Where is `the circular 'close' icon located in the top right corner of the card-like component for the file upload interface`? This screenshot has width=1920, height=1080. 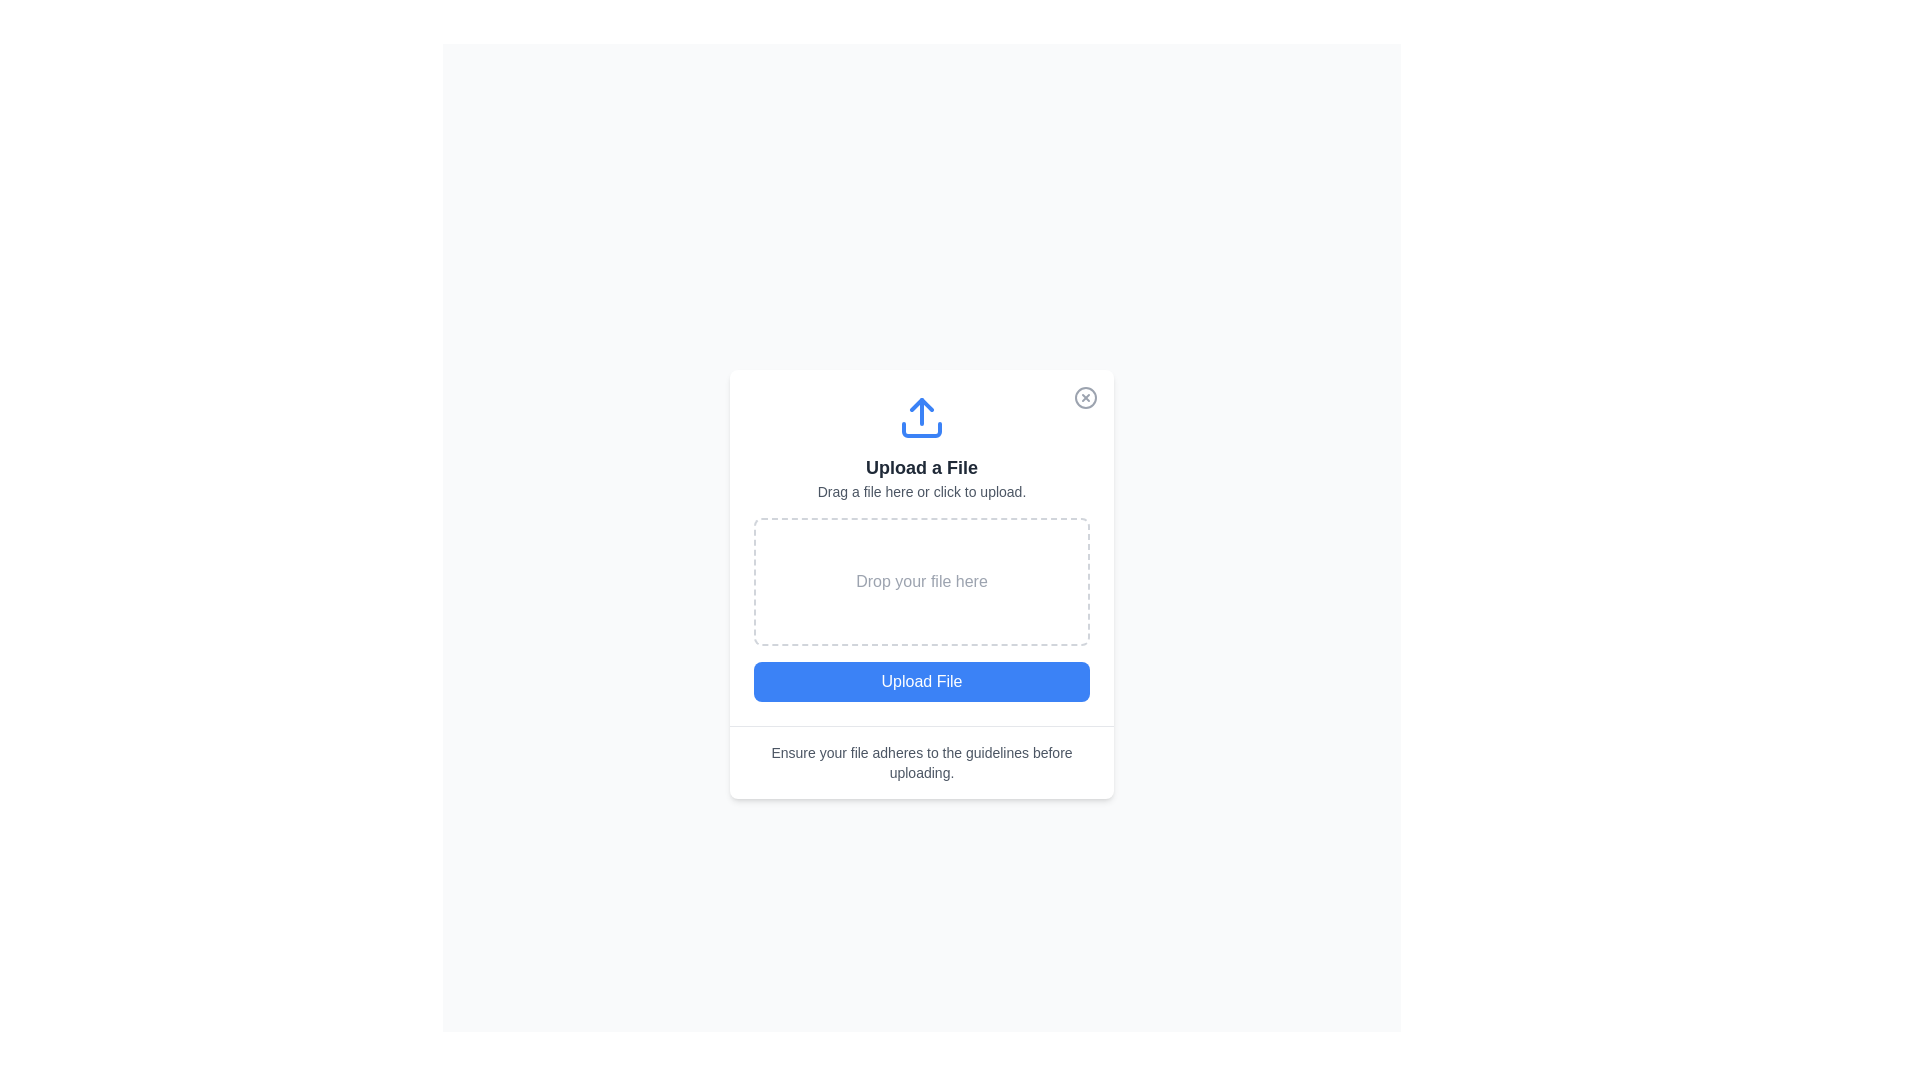
the circular 'close' icon located in the top right corner of the card-like component for the file upload interface is located at coordinates (1084, 397).